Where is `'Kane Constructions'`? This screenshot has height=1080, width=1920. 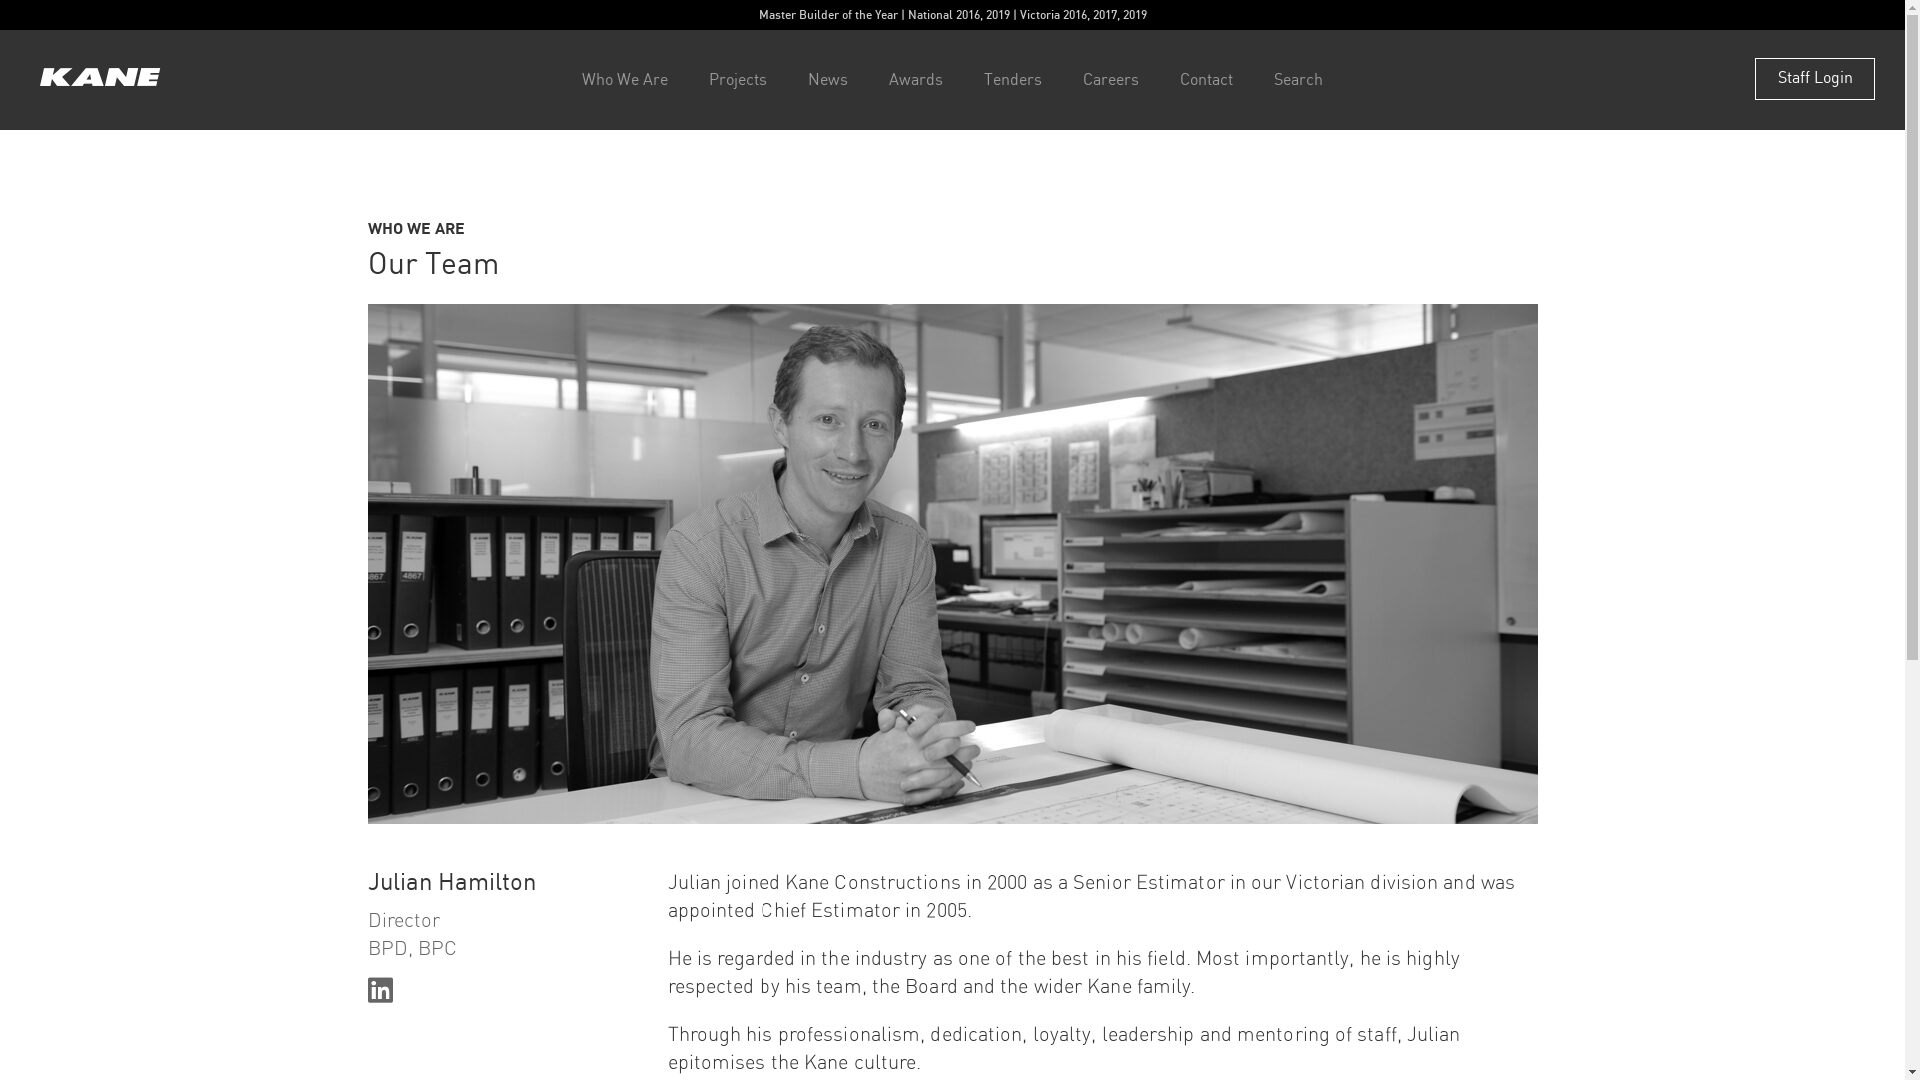 'Kane Constructions' is located at coordinates (99, 78).